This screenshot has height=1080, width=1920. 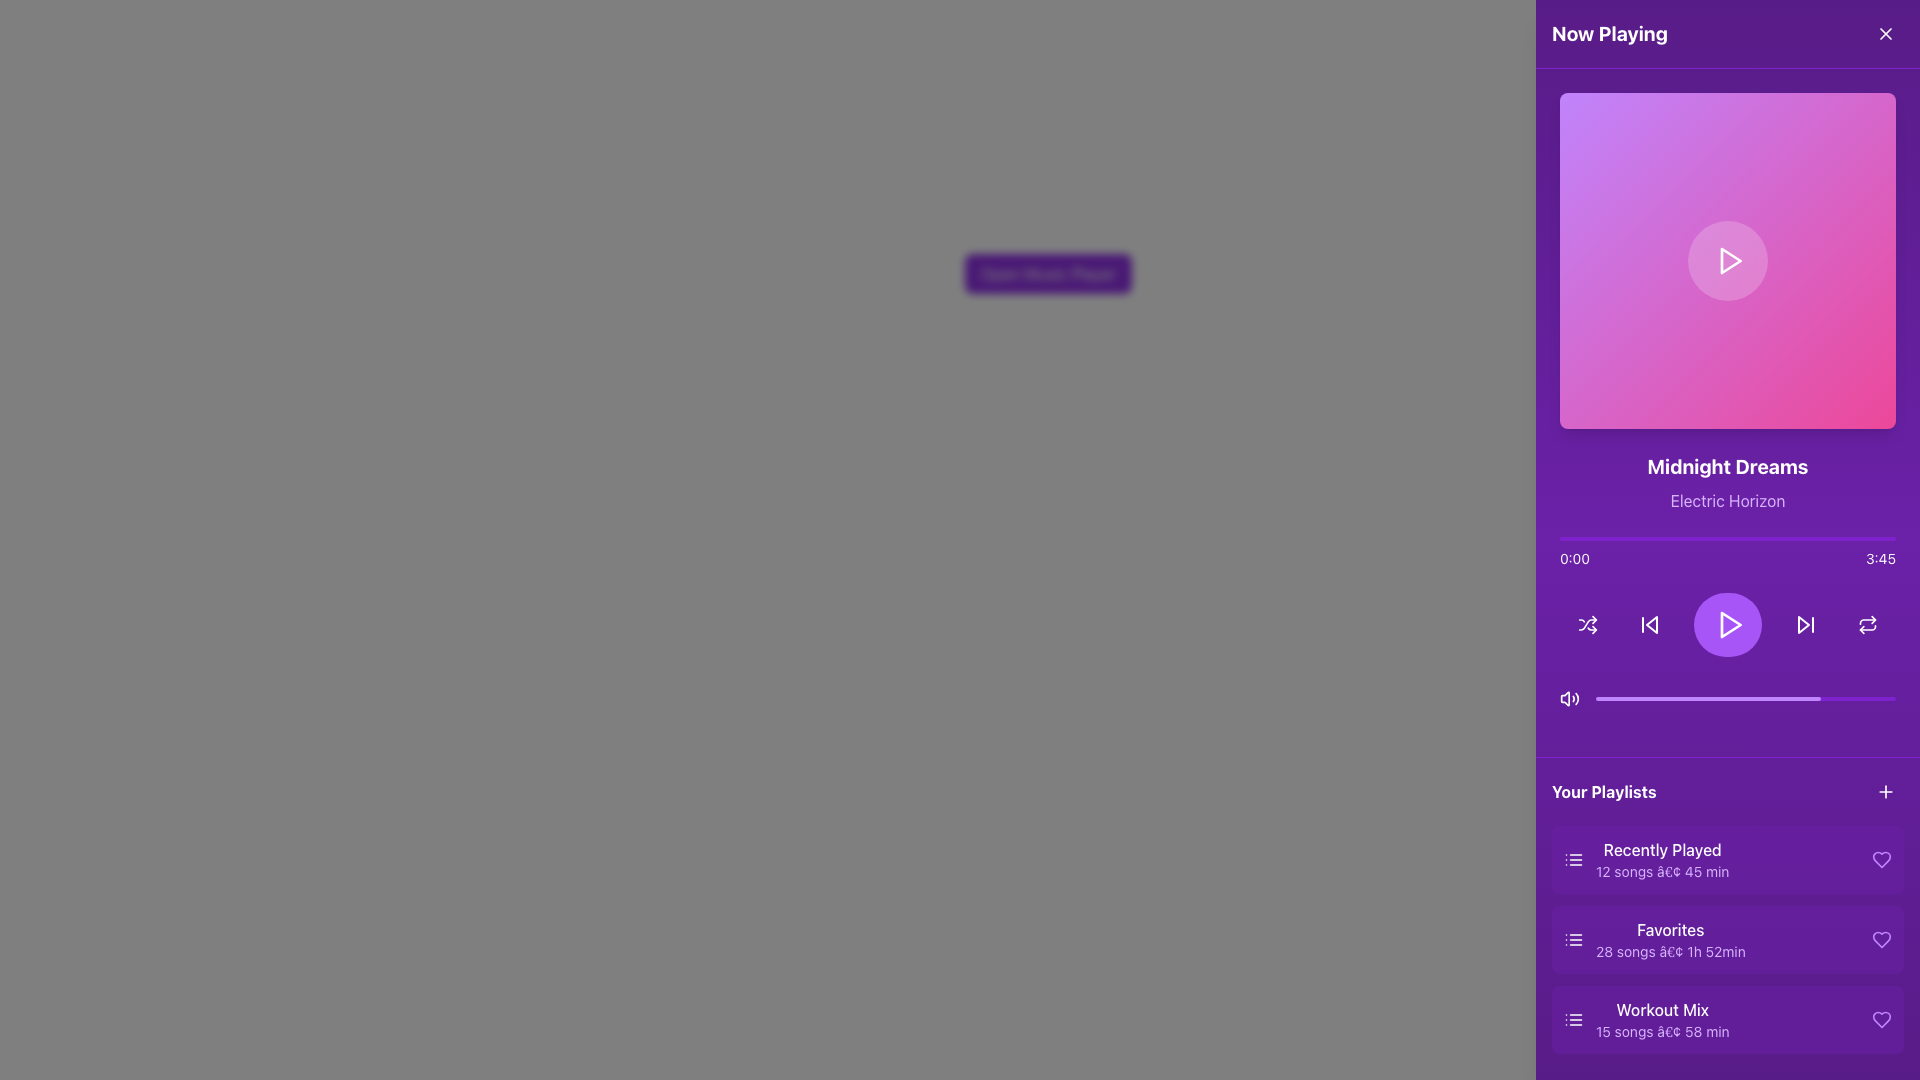 I want to click on the playback progress, so click(x=1834, y=697).